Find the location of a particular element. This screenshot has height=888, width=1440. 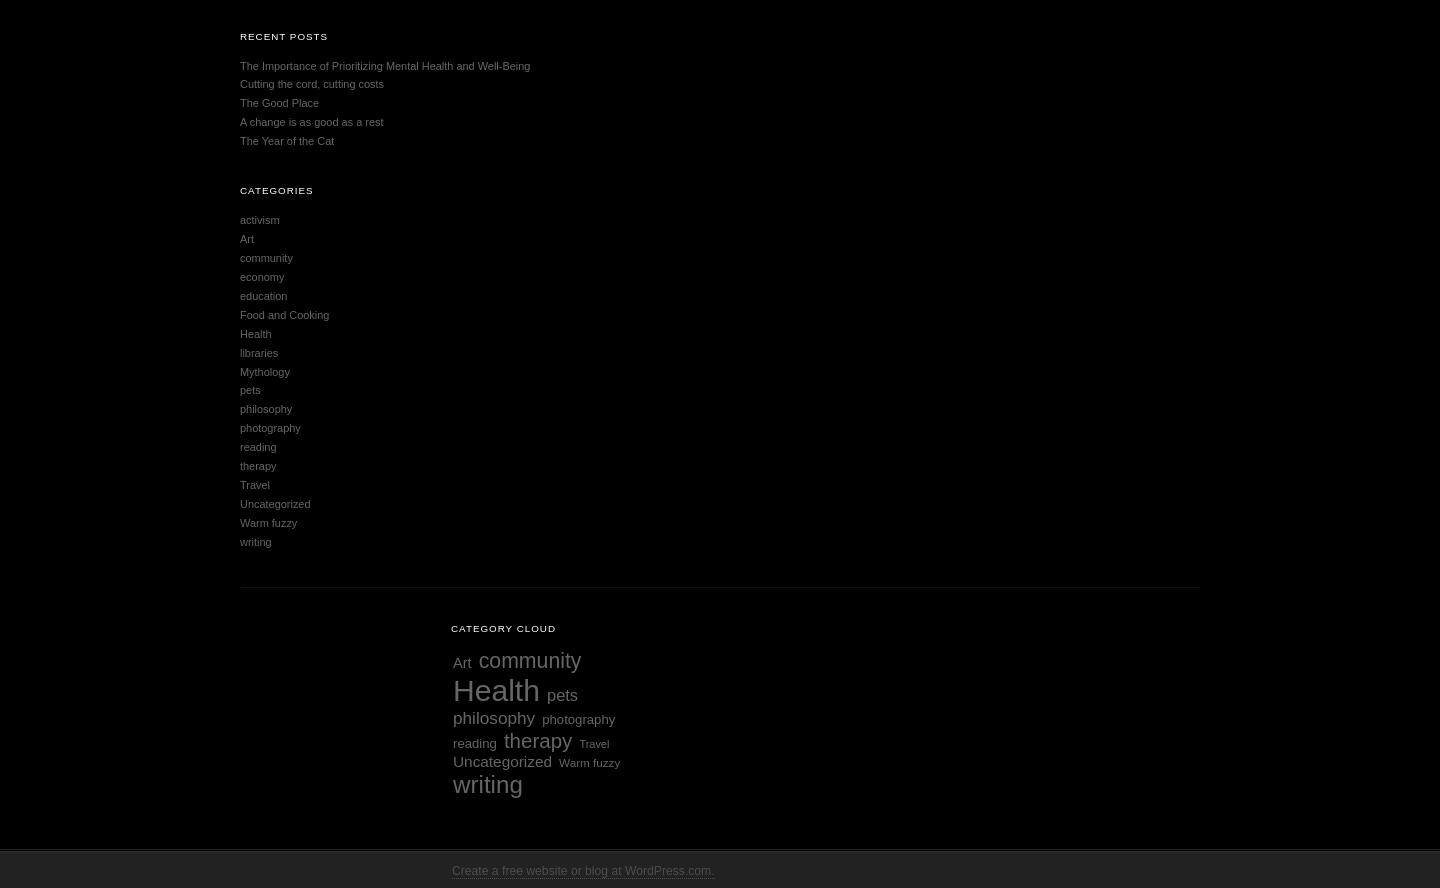

'The Year of the Cat' is located at coordinates (285, 141).